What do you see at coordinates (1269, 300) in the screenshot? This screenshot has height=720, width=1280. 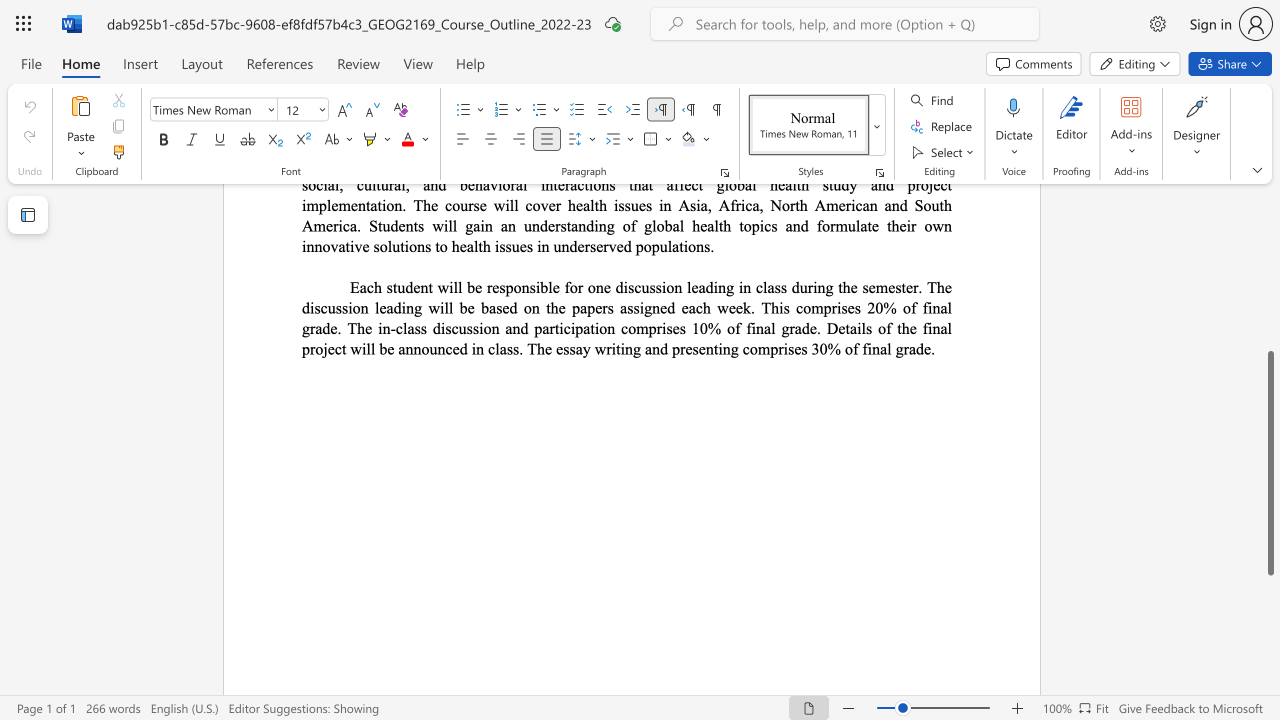 I see `the scrollbar to move the page upward` at bounding box center [1269, 300].